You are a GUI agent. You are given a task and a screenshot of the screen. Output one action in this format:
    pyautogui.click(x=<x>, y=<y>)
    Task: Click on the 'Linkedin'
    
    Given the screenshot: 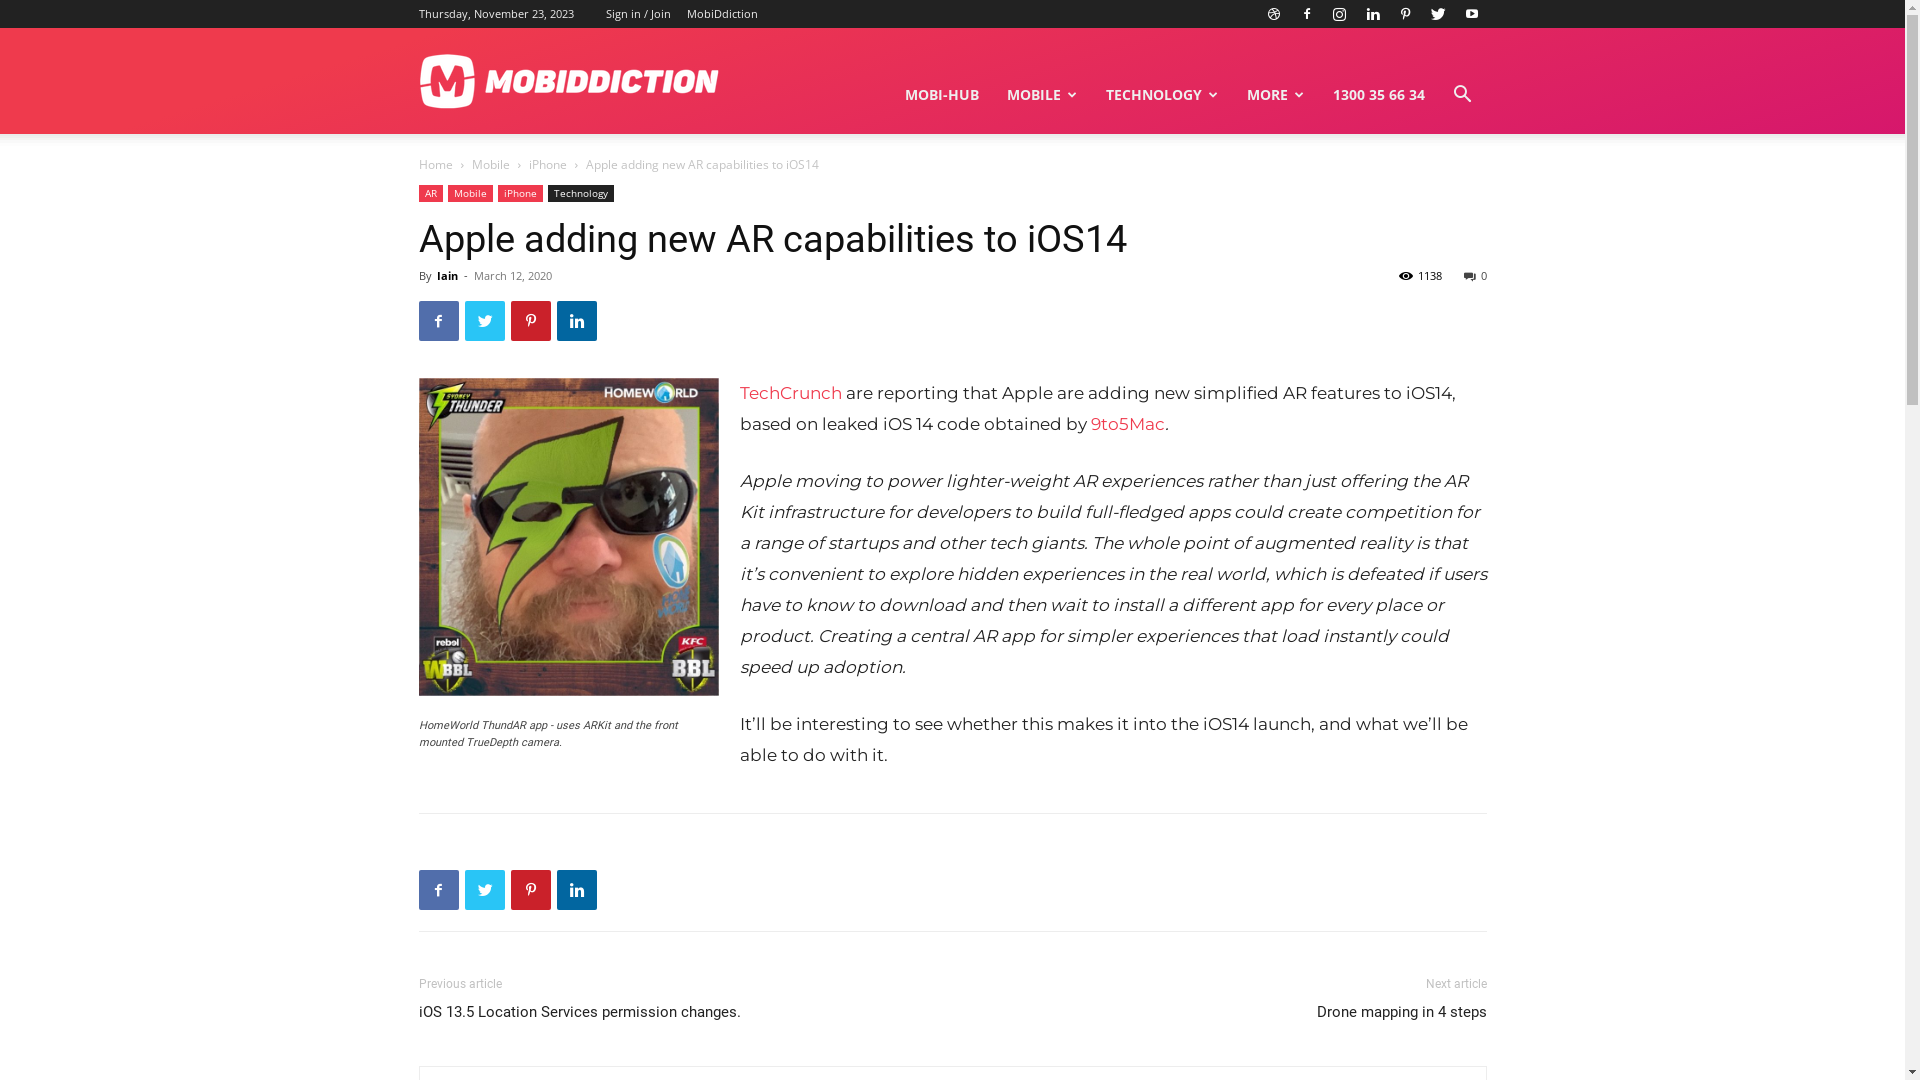 What is the action you would take?
    pyautogui.click(x=1371, y=14)
    